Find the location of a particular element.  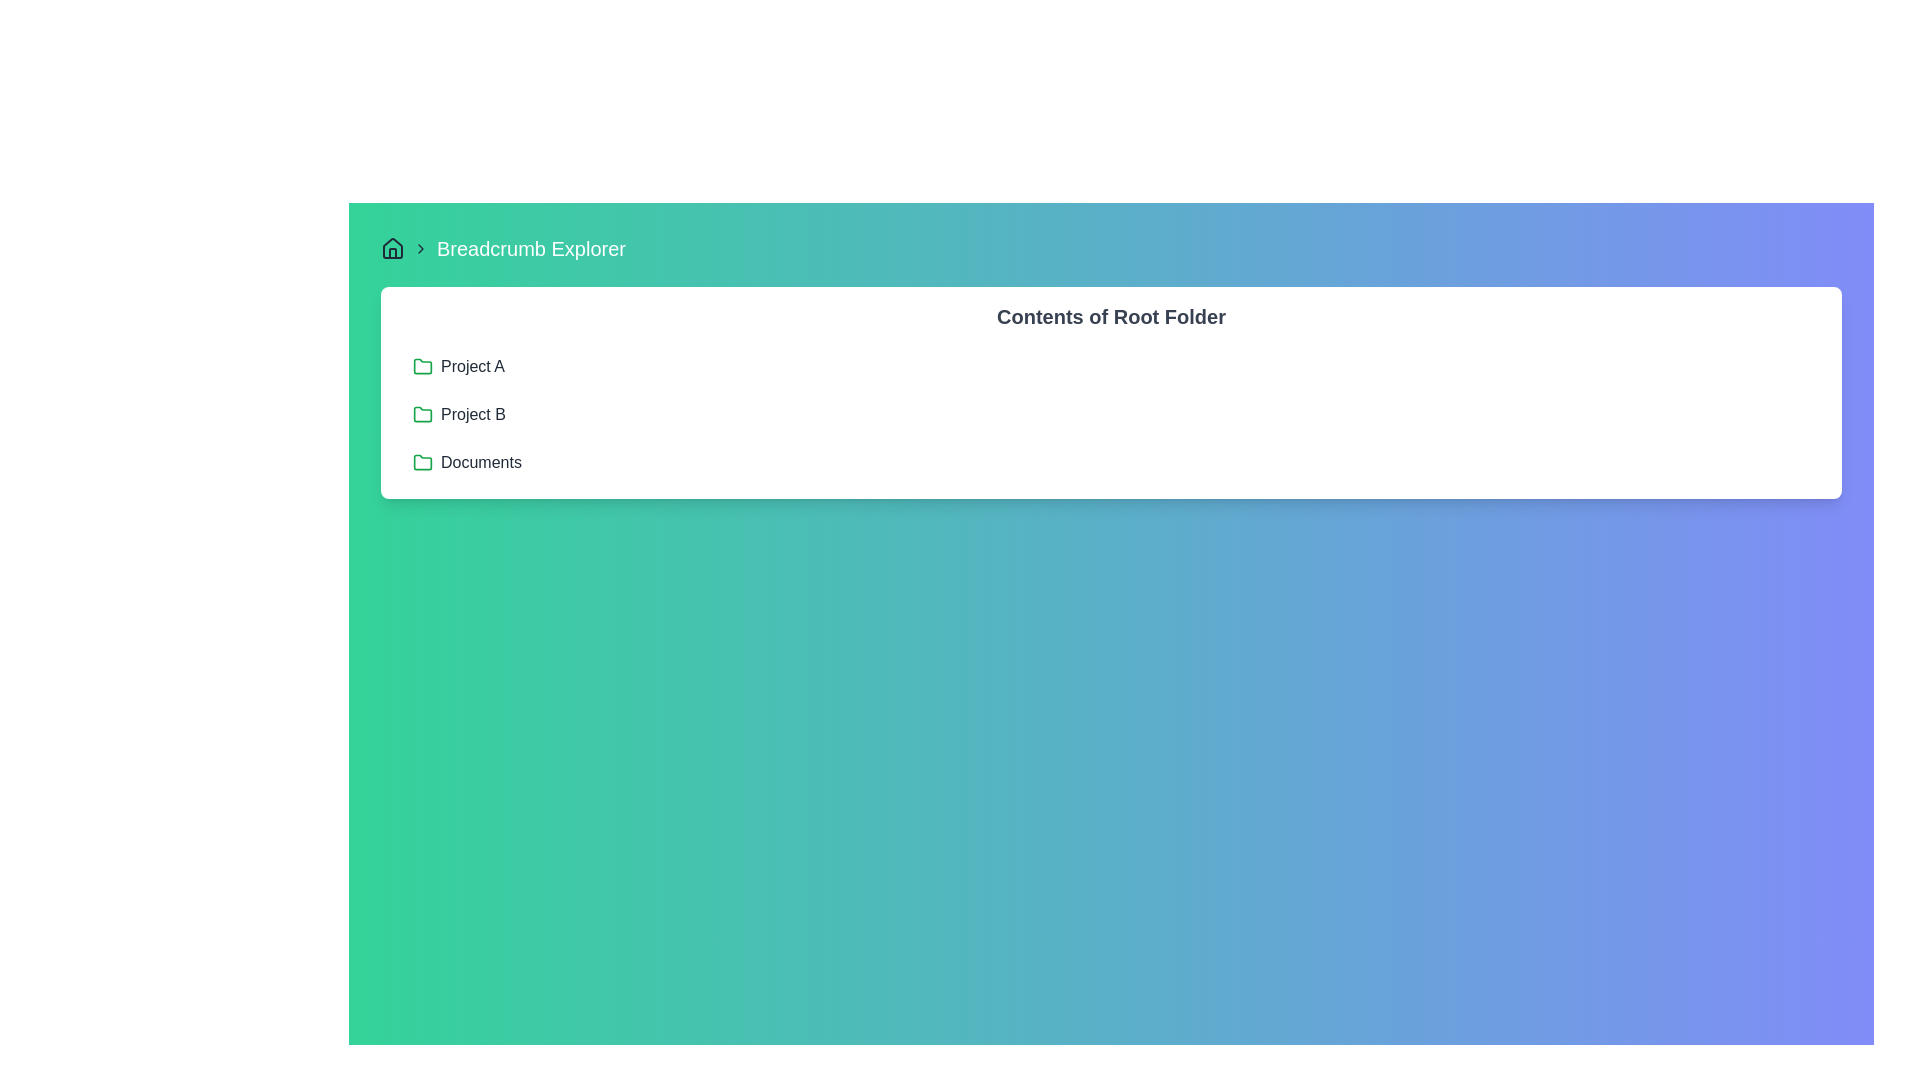

the Folder icon that is part of a green icon is located at coordinates (421, 412).